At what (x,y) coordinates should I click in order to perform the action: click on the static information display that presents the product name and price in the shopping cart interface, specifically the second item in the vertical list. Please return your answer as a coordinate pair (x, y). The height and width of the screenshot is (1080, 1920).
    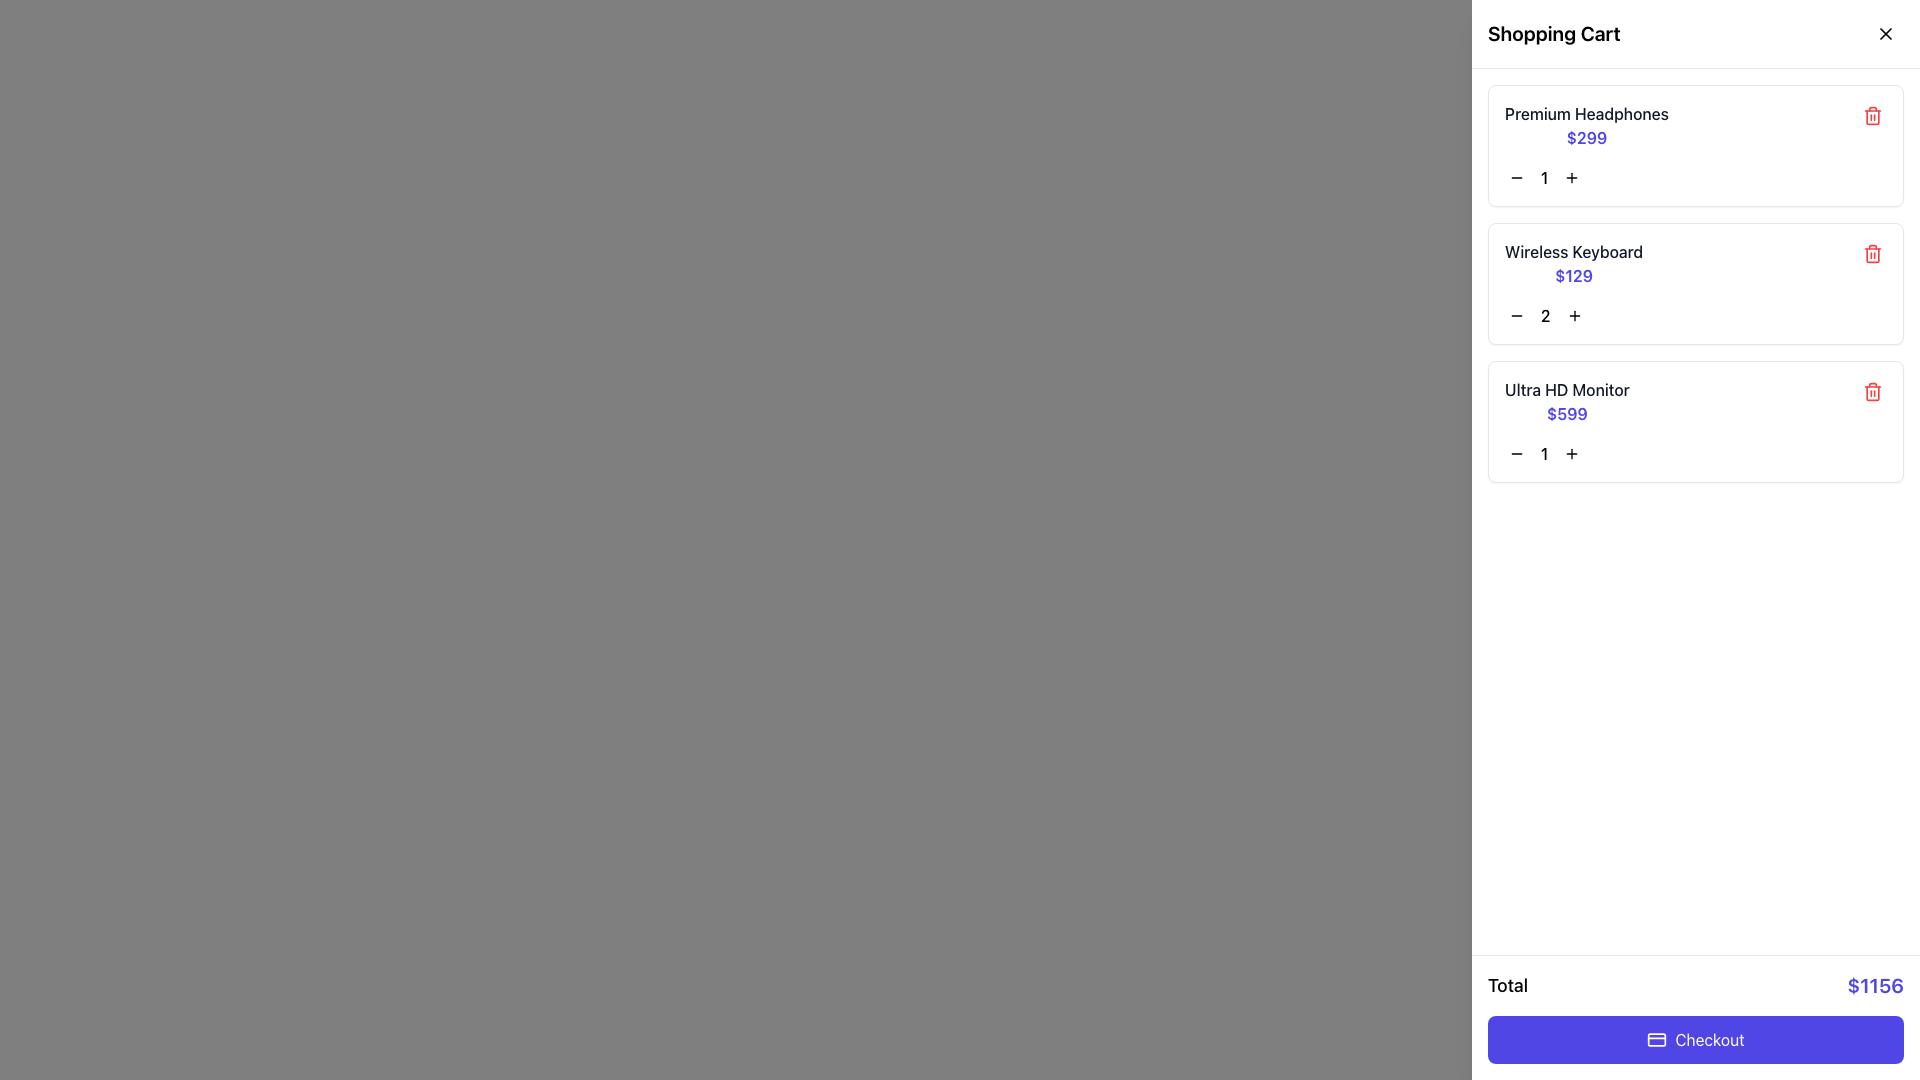
    Looking at the image, I should click on (1573, 262).